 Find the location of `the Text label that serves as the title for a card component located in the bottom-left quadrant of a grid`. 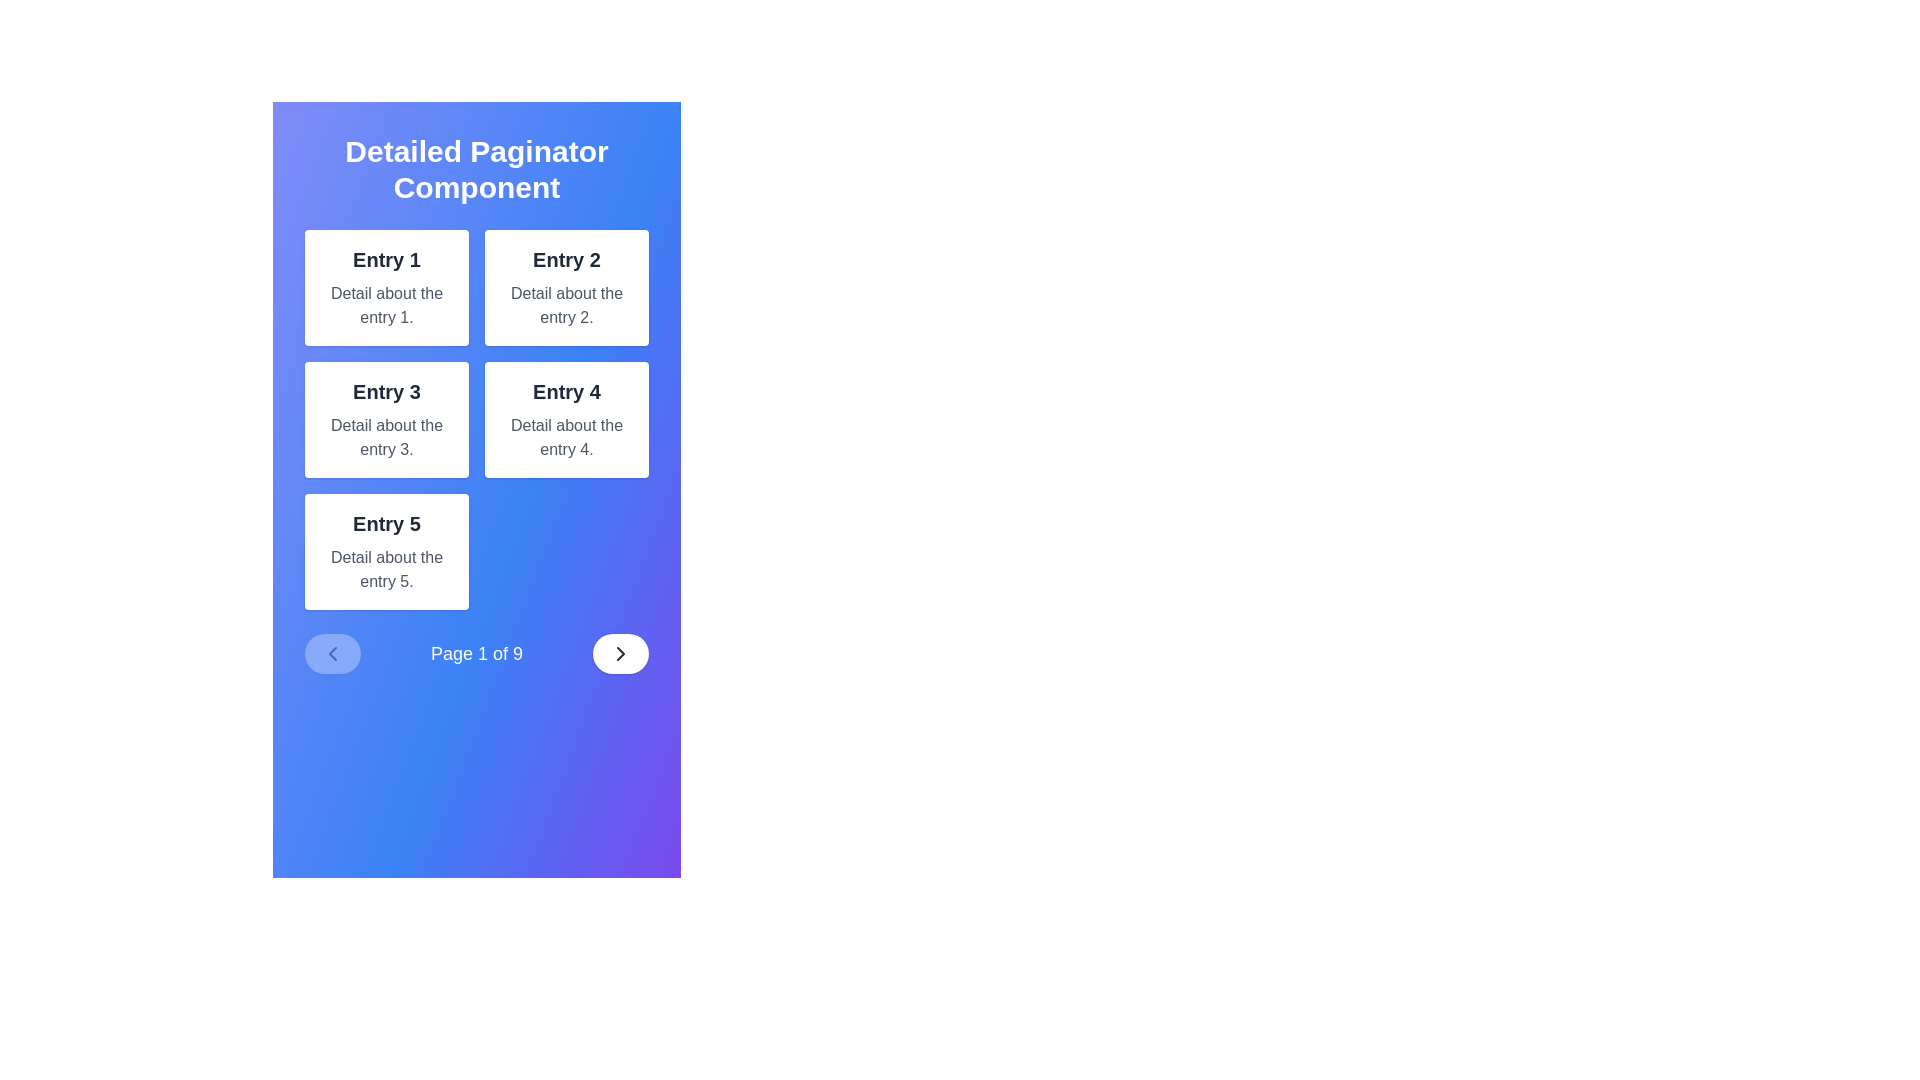

the Text label that serves as the title for a card component located in the bottom-left quadrant of a grid is located at coordinates (387, 523).